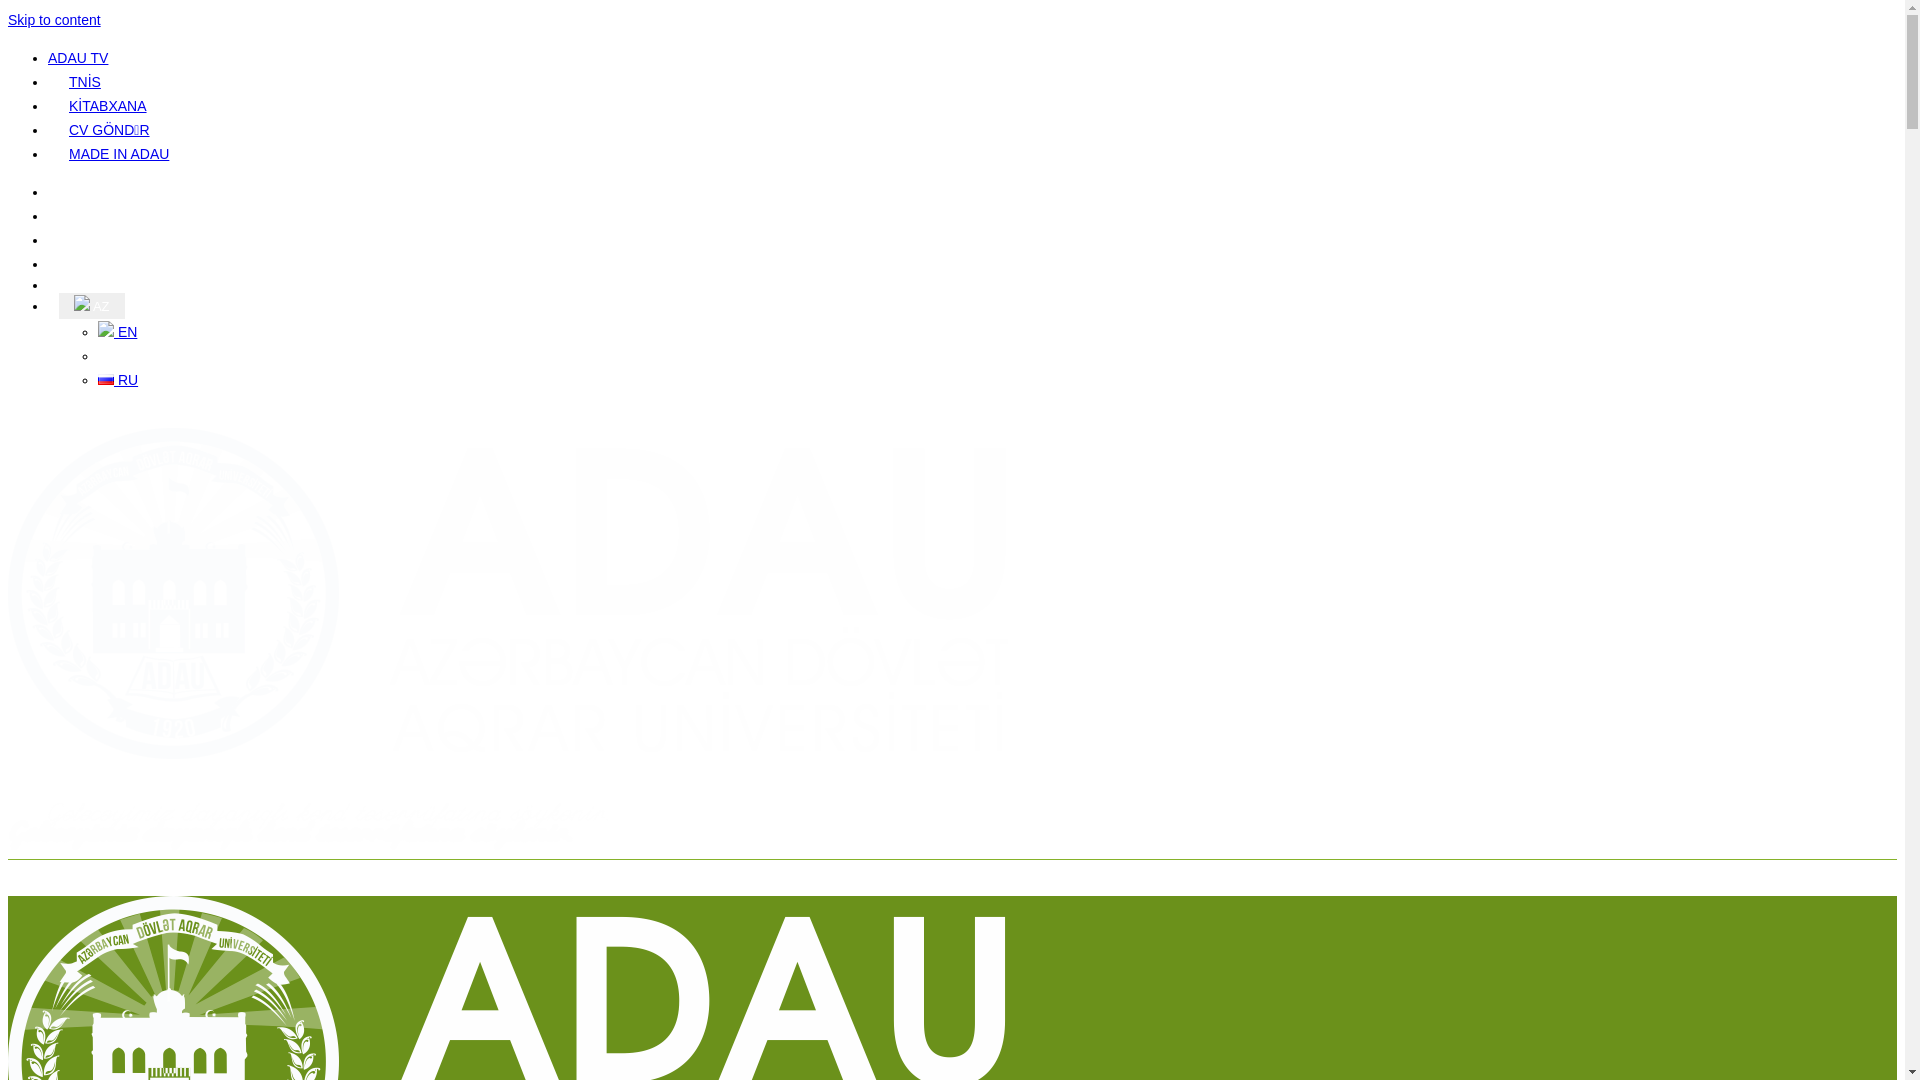  Describe the element at coordinates (116, 330) in the screenshot. I see `'EN'` at that location.